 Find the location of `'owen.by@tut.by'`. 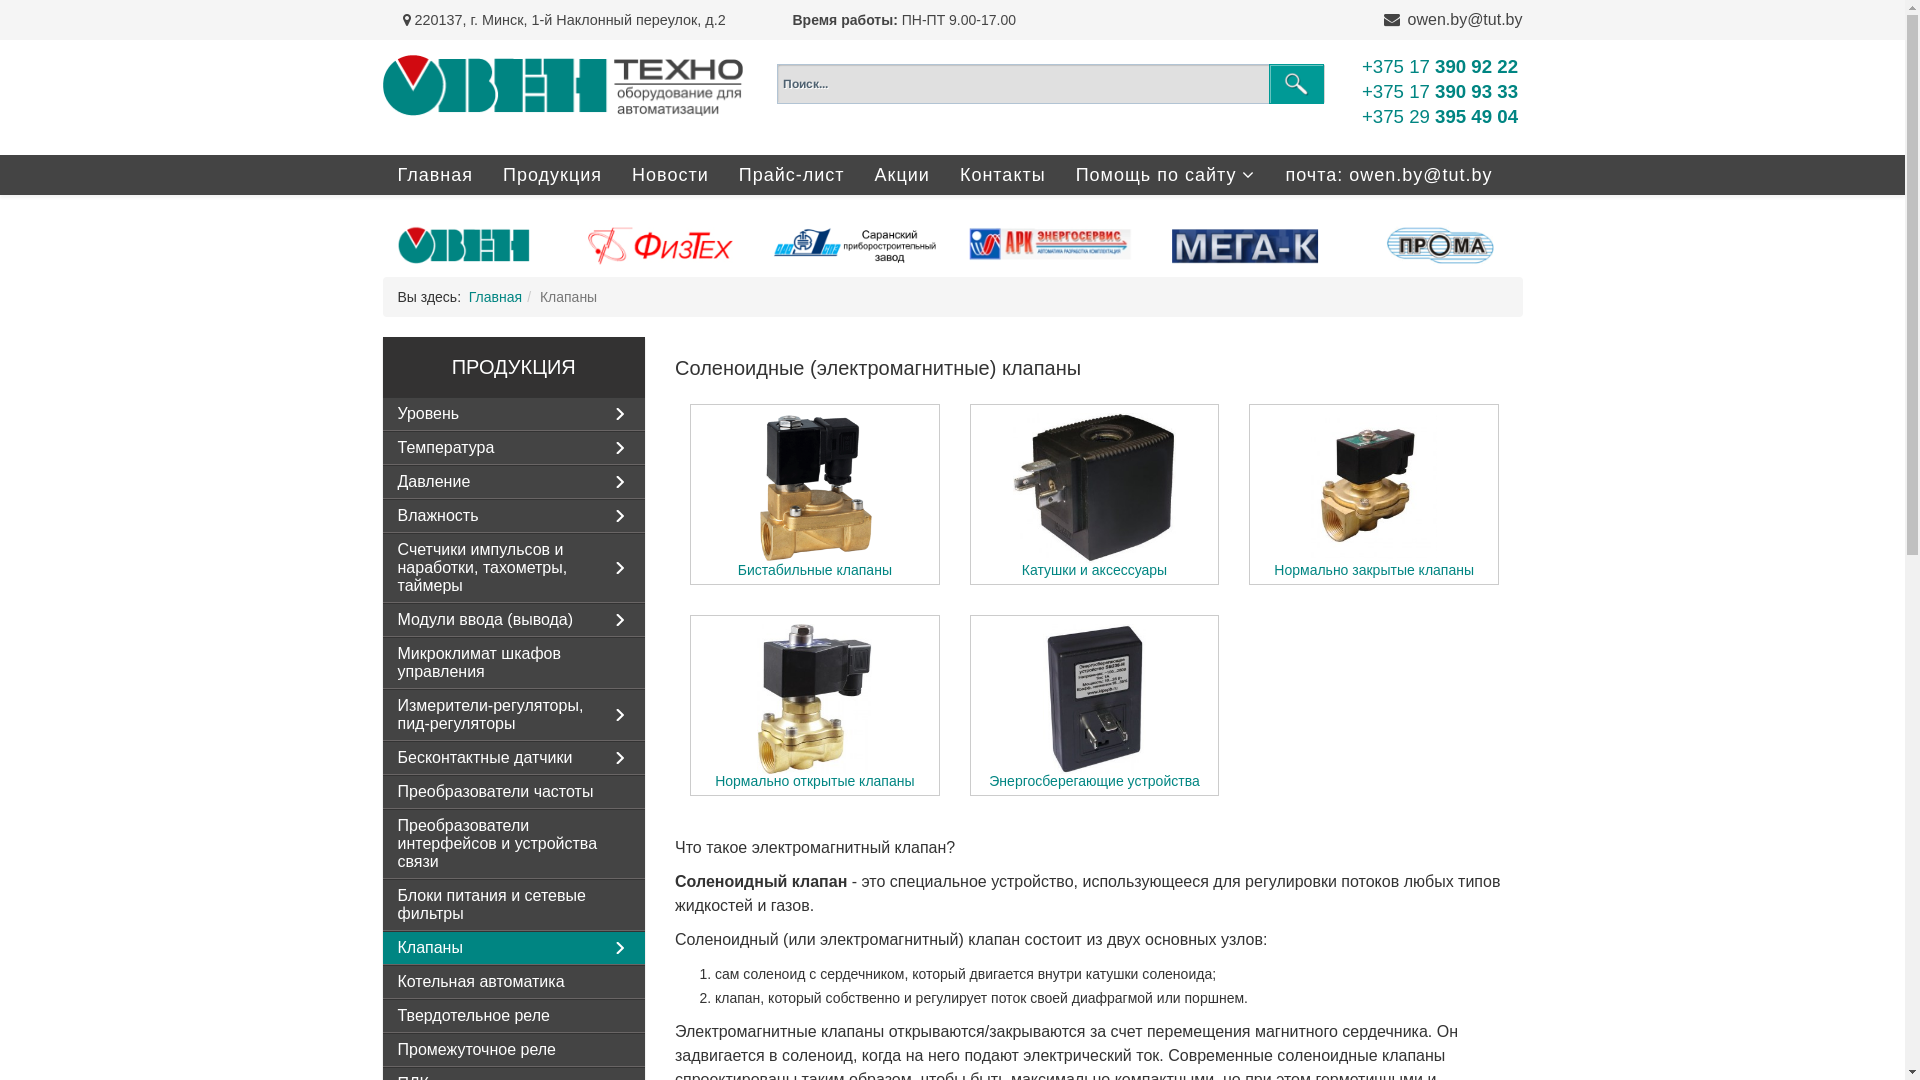

'owen.by@tut.by' is located at coordinates (1465, 19).